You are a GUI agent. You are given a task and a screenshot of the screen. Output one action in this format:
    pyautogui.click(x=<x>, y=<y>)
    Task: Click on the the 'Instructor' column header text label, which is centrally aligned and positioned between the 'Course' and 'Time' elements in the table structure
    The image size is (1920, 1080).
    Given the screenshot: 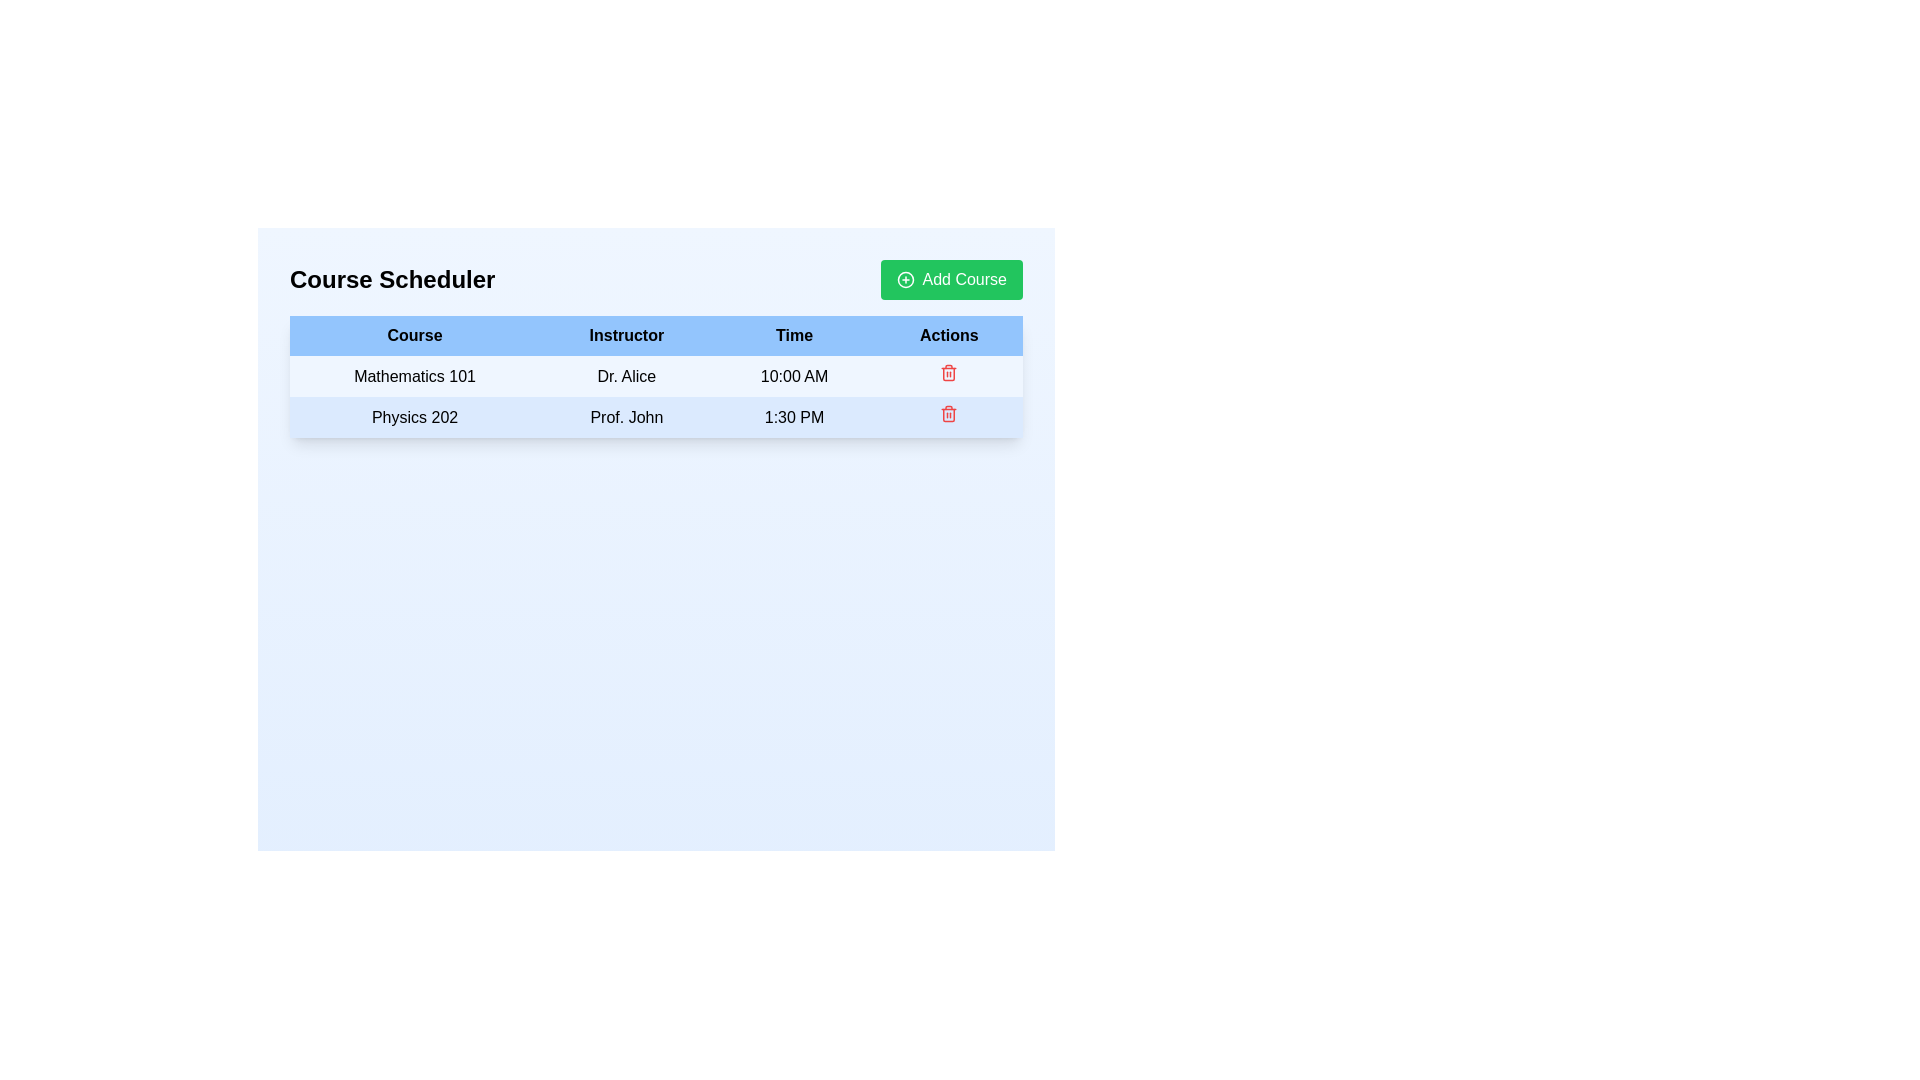 What is the action you would take?
    pyautogui.click(x=625, y=334)
    